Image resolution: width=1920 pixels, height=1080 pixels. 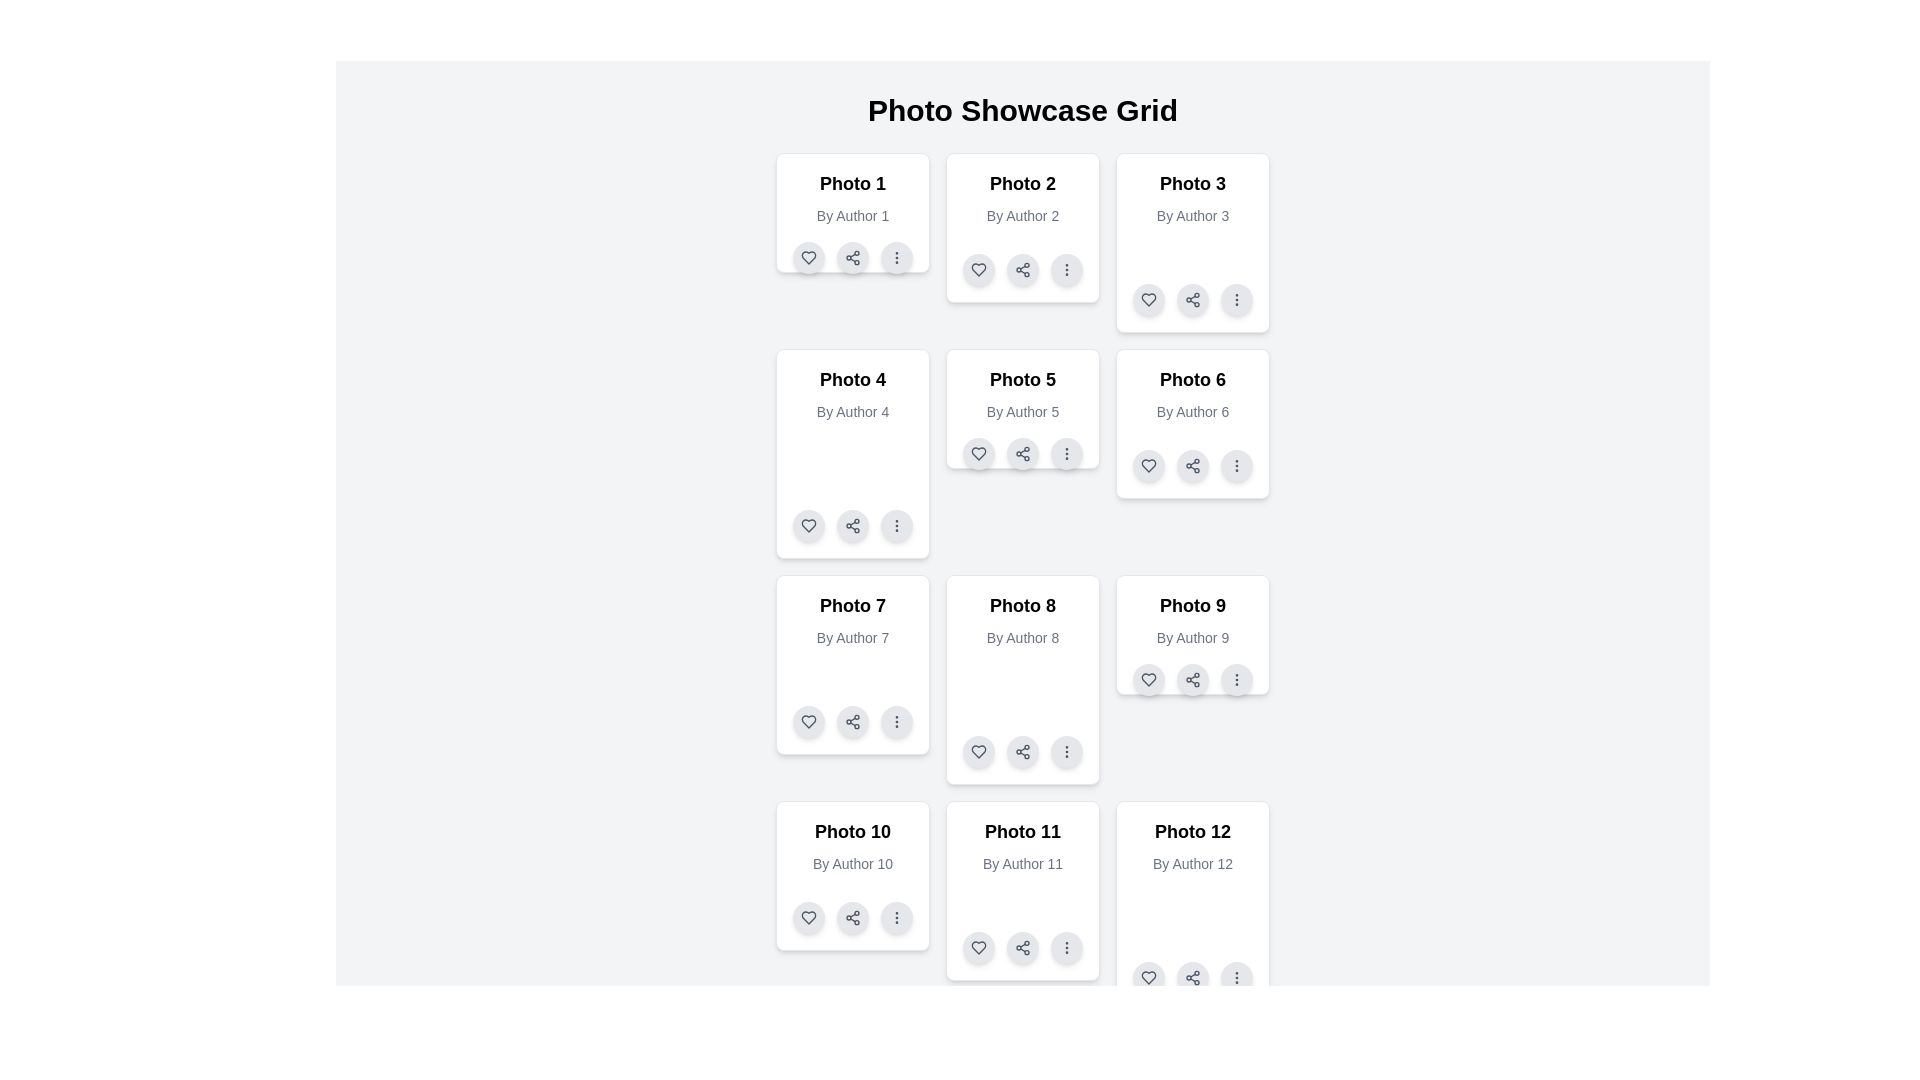 I want to click on the button group containing the heart, share, and ellipsis icons located at the bottom-right corner of the 'Photo 7' card, so click(x=853, y=721).